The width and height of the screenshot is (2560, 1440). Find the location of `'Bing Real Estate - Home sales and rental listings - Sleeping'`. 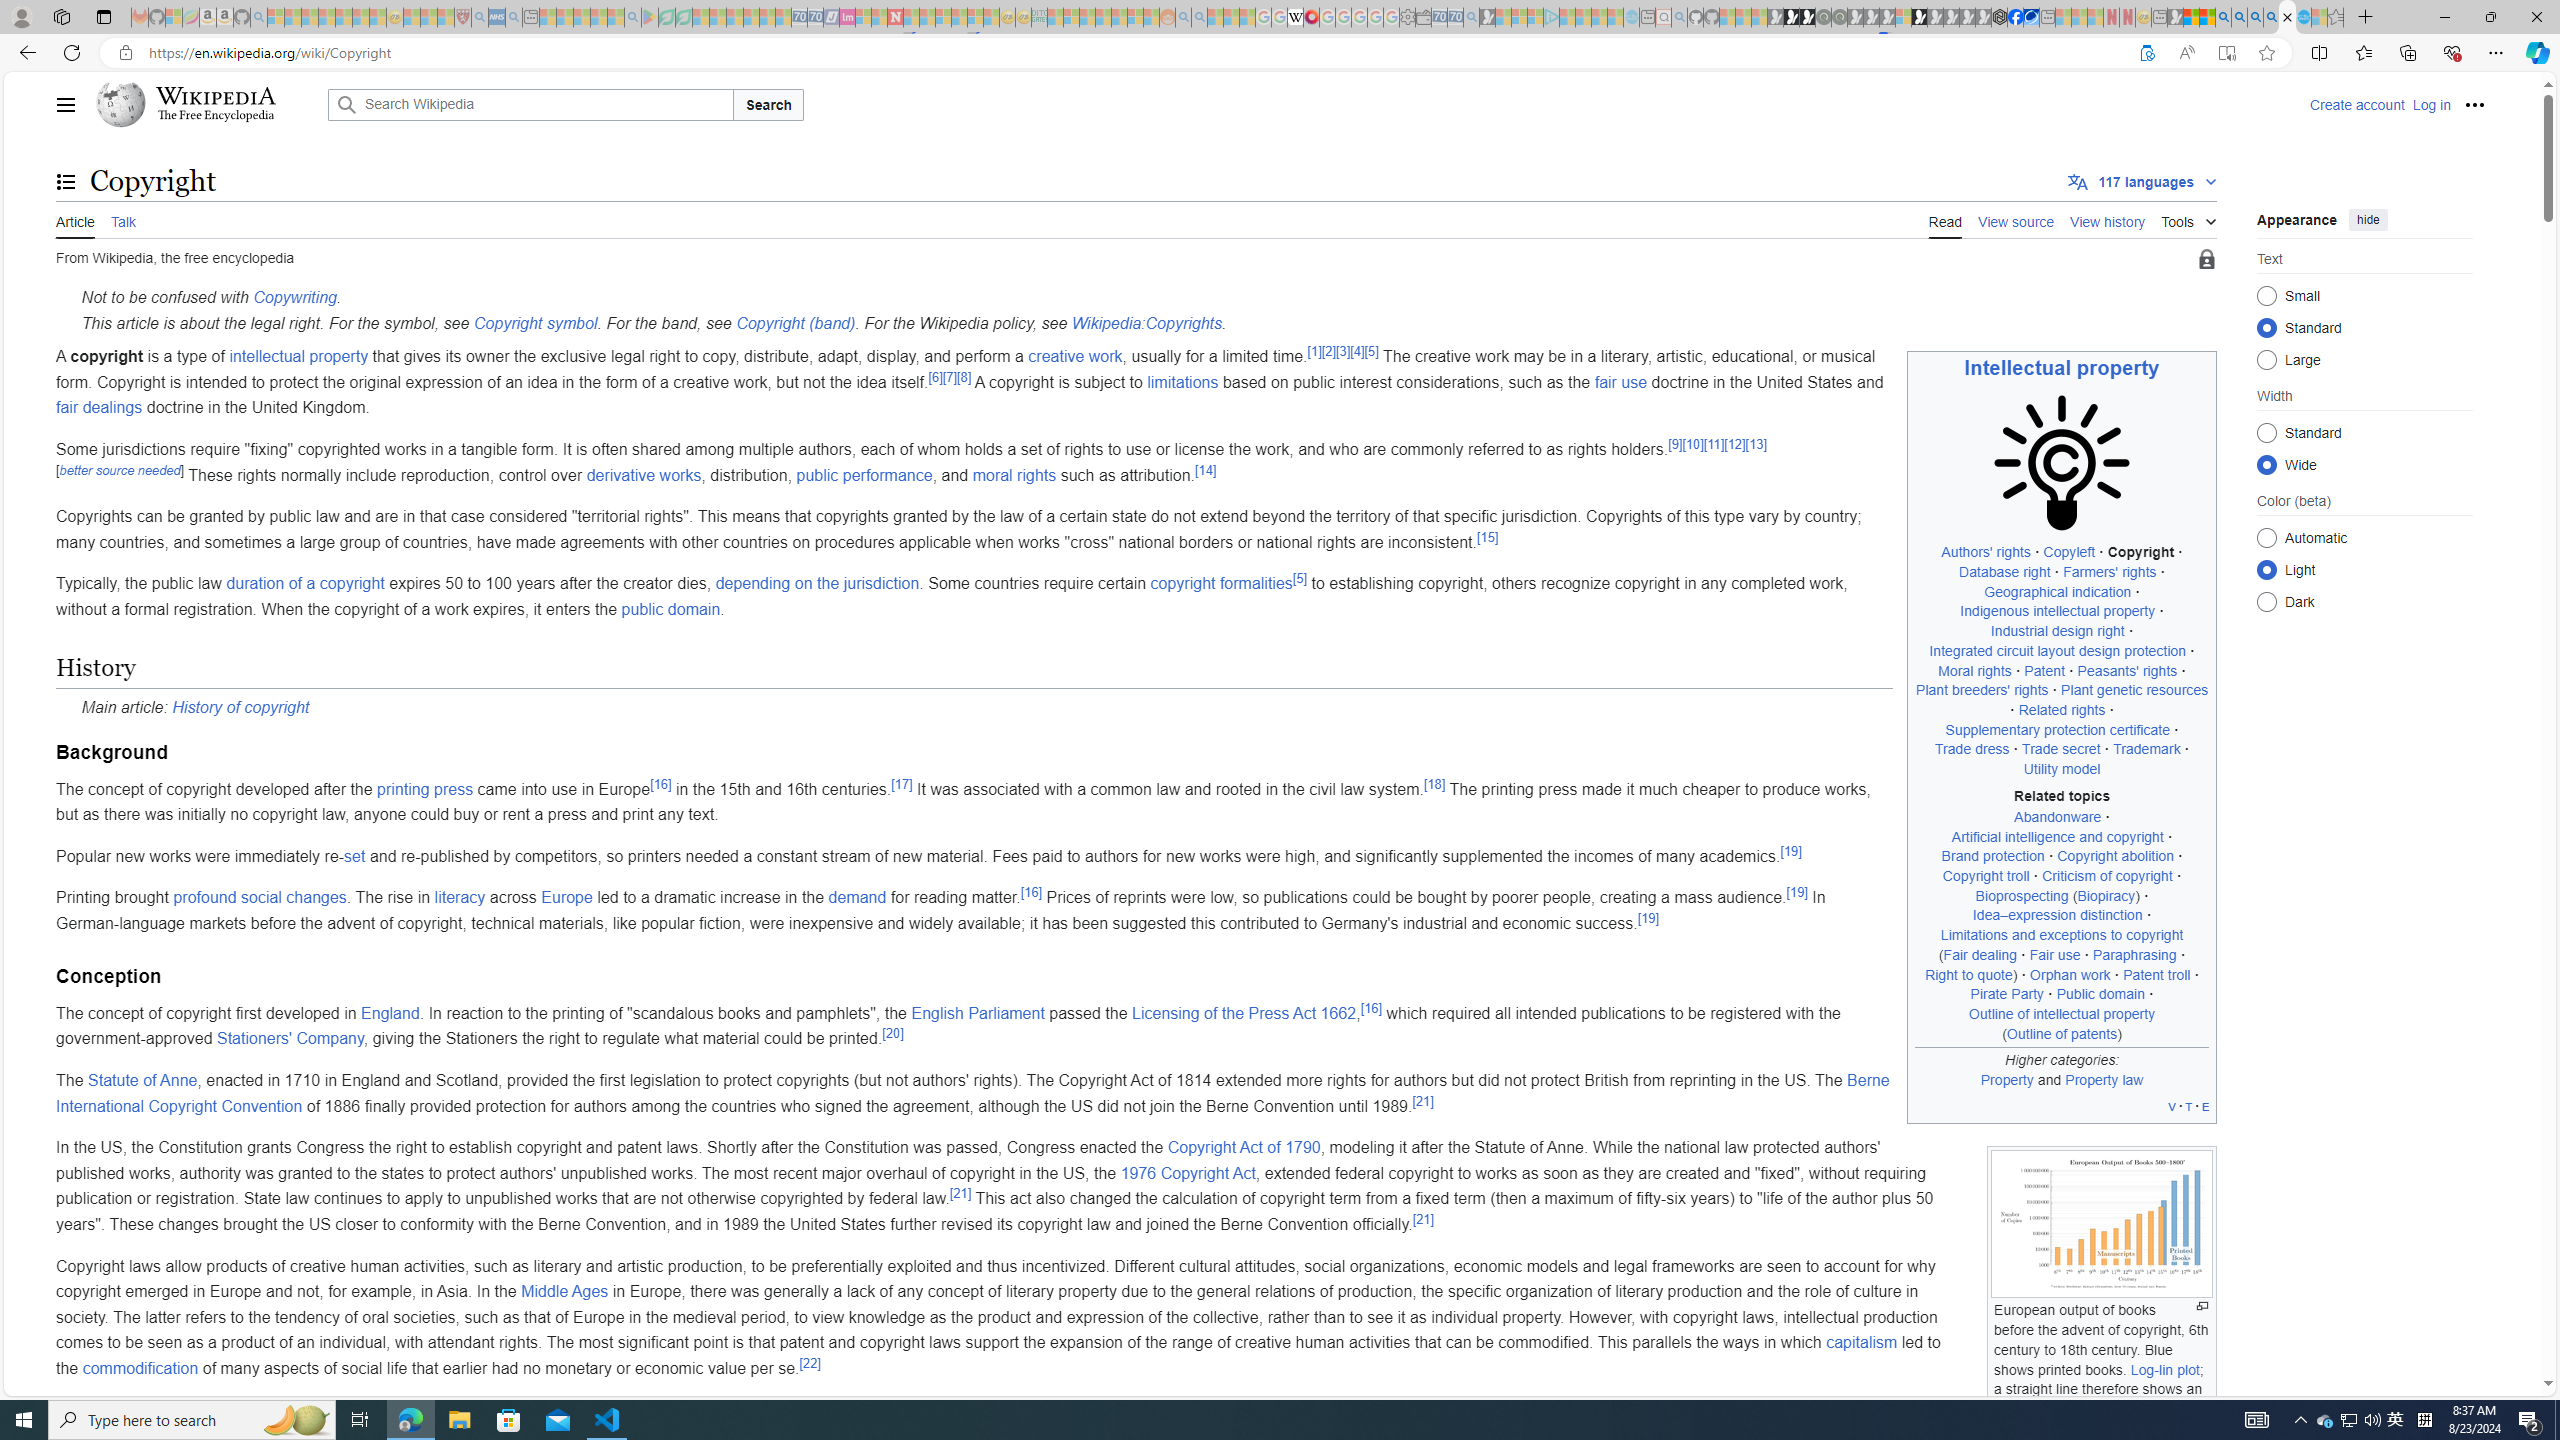

'Bing Real Estate - Home sales and rental listings - Sleeping' is located at coordinates (1469, 16).